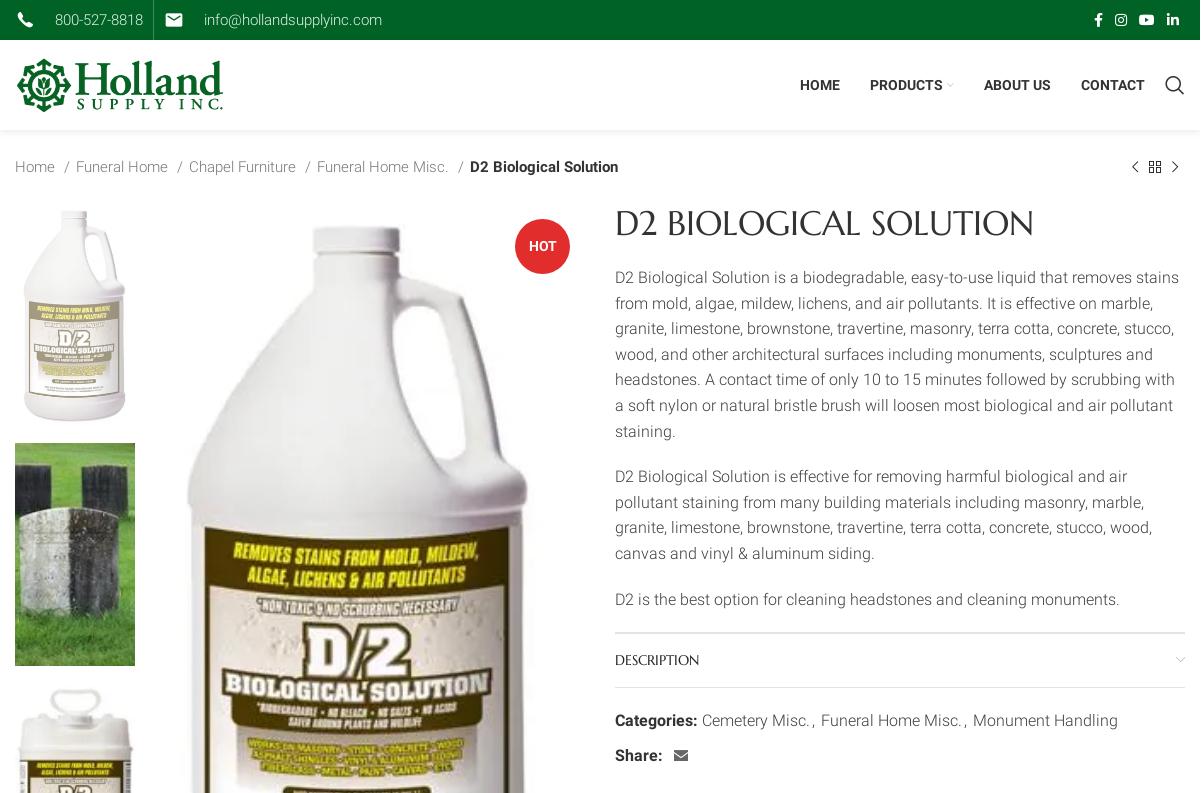 This screenshot has height=793, width=1202. What do you see at coordinates (293, 18) in the screenshot?
I see `'info@hollandsupplyinc.com'` at bounding box center [293, 18].